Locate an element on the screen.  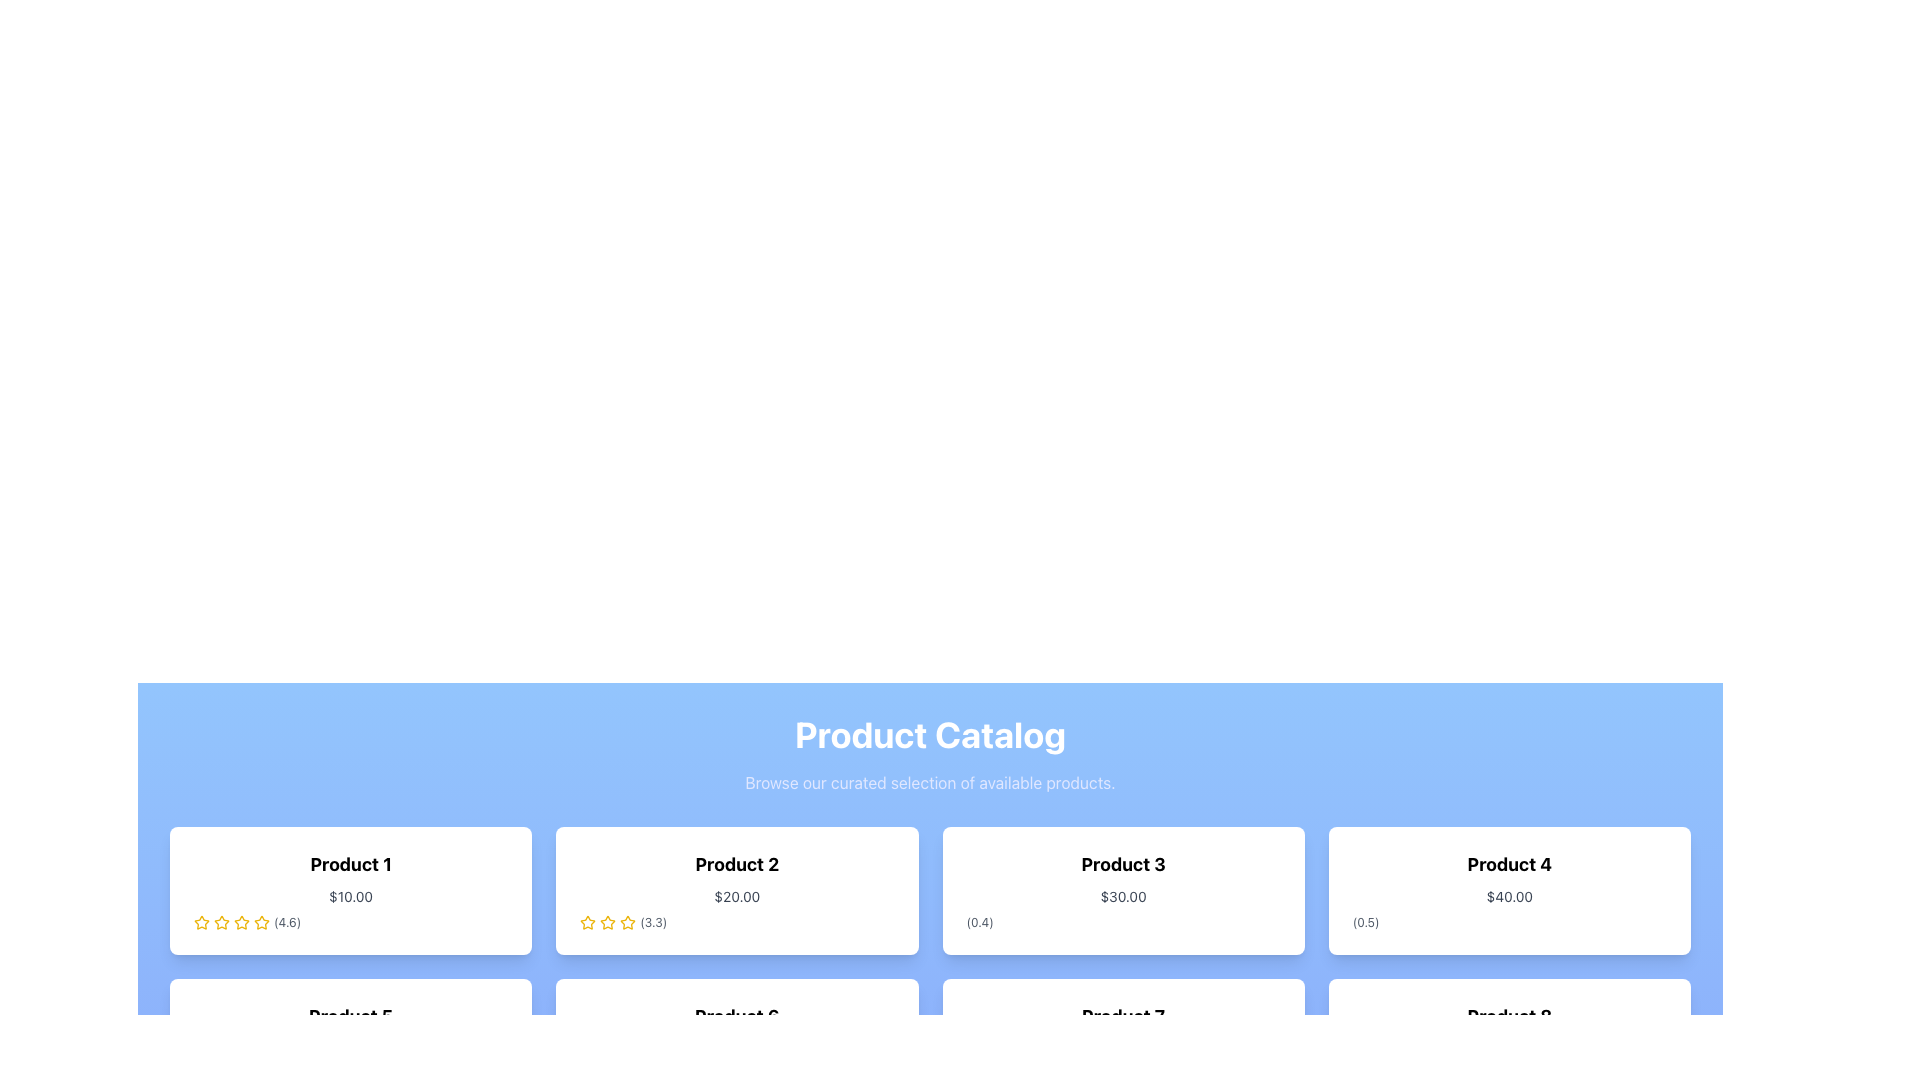
the small-sized text label displaying '(0.5)' in gray, located under the product price of $40.00 in the 'Product 4' card is located at coordinates (1365, 922).